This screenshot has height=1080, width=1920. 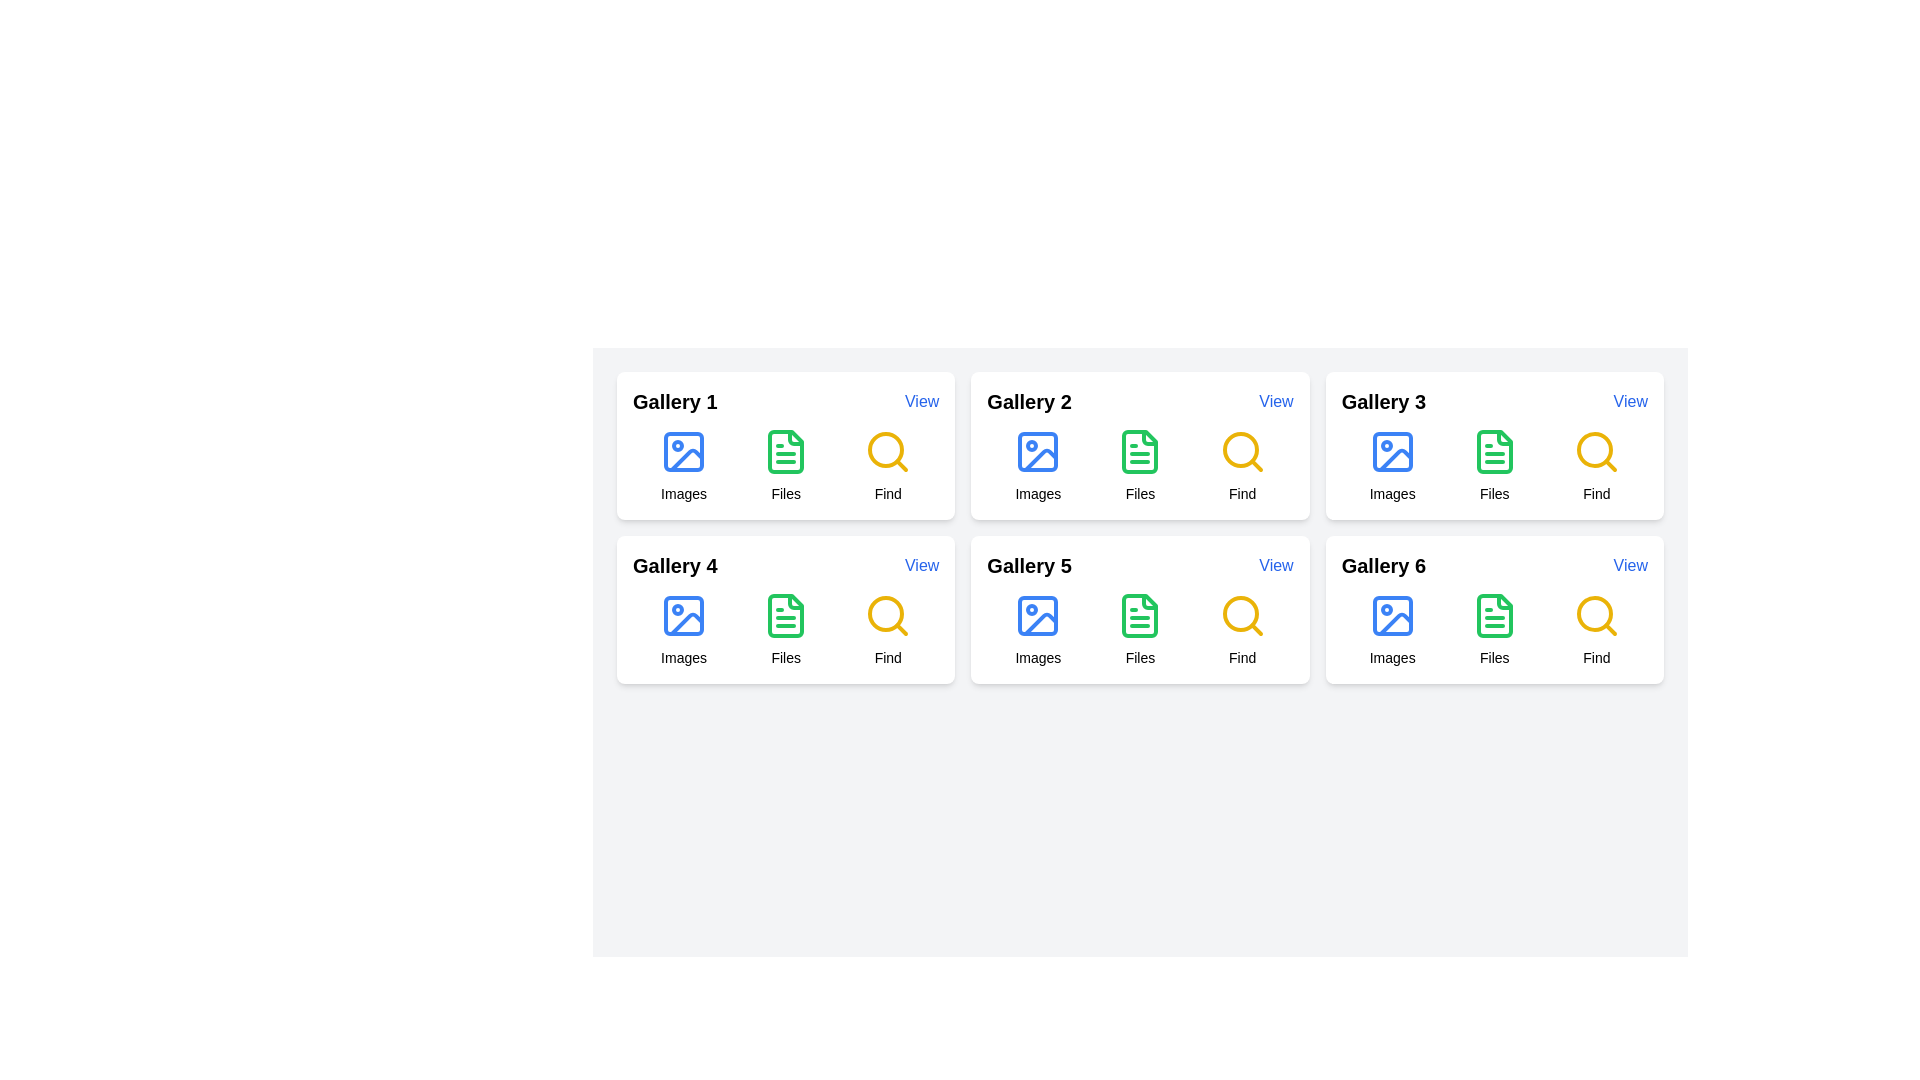 What do you see at coordinates (1391, 493) in the screenshot?
I see `text label displaying 'Images' located centrally aligned below the image icon in the 'Gallery 3' card` at bounding box center [1391, 493].